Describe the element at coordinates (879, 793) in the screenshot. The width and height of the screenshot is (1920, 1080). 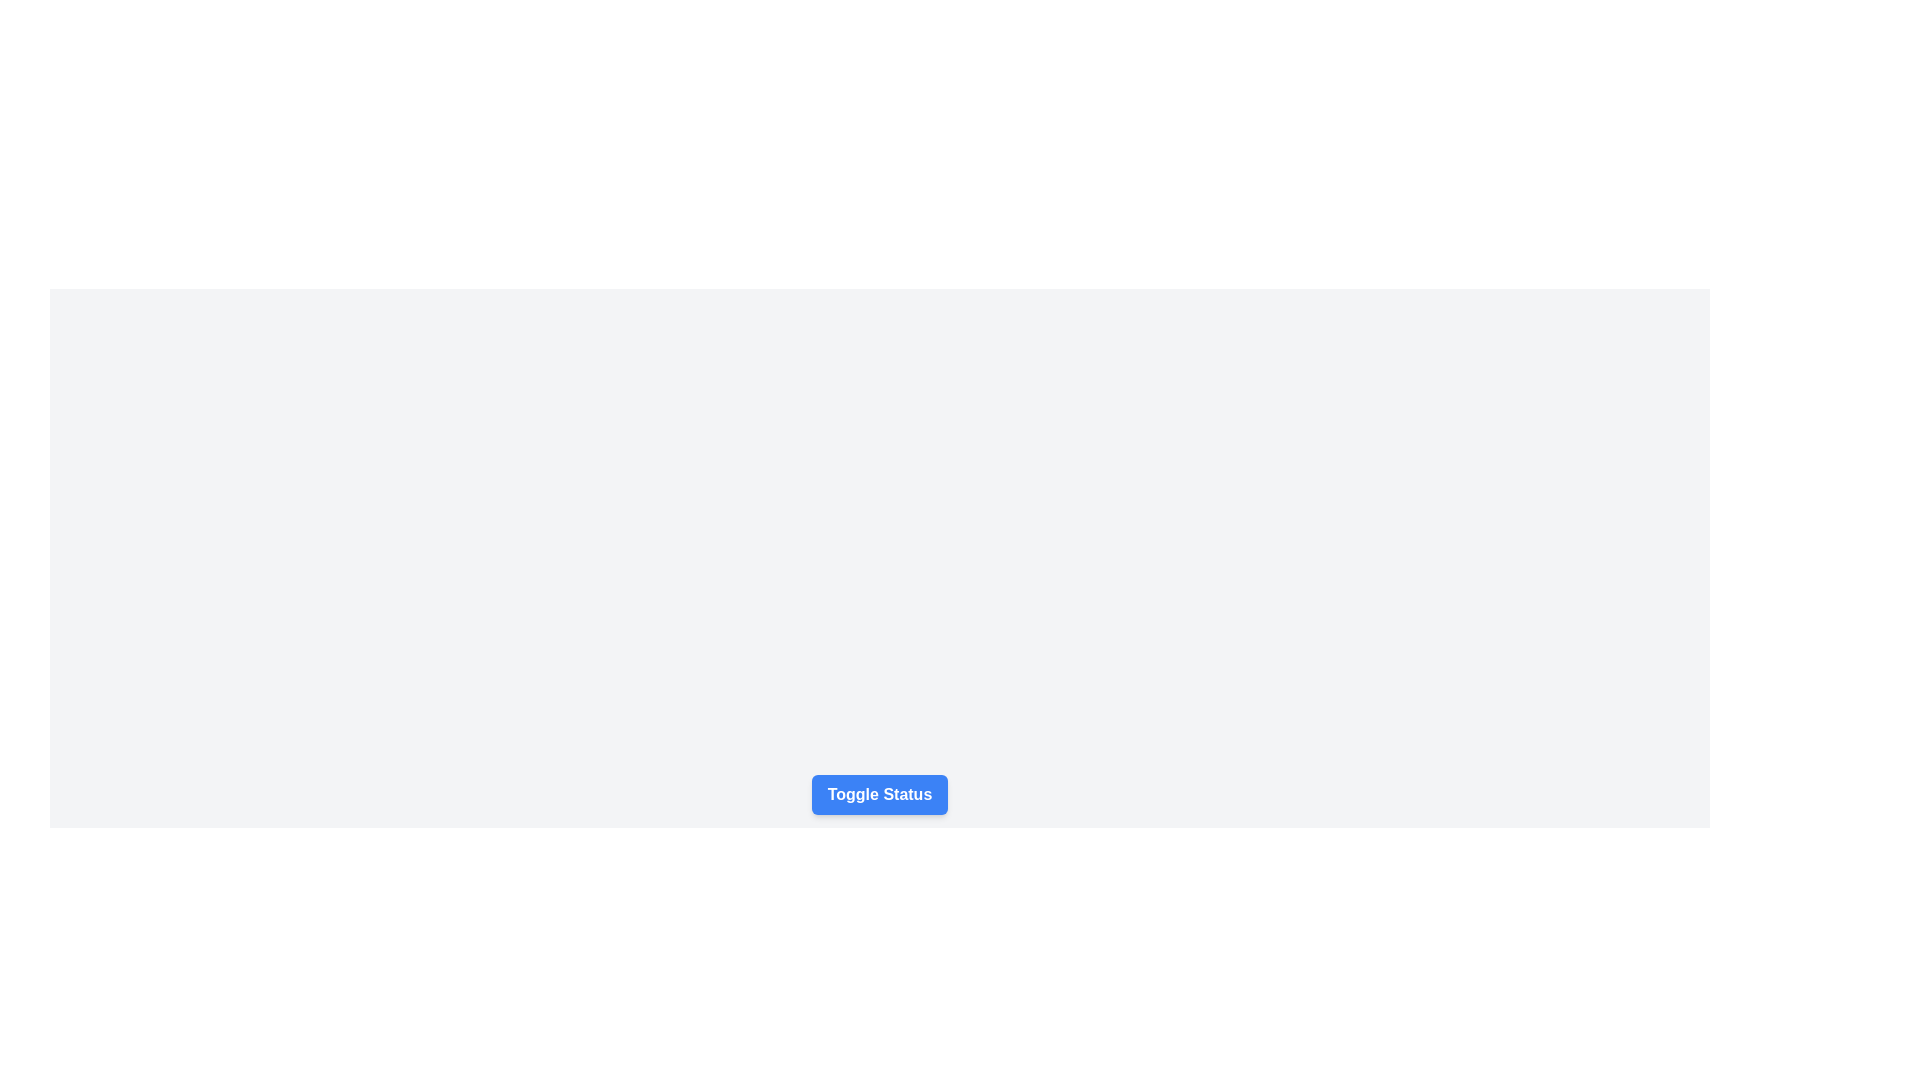
I see `the topmost button in the vertical stack` at that location.